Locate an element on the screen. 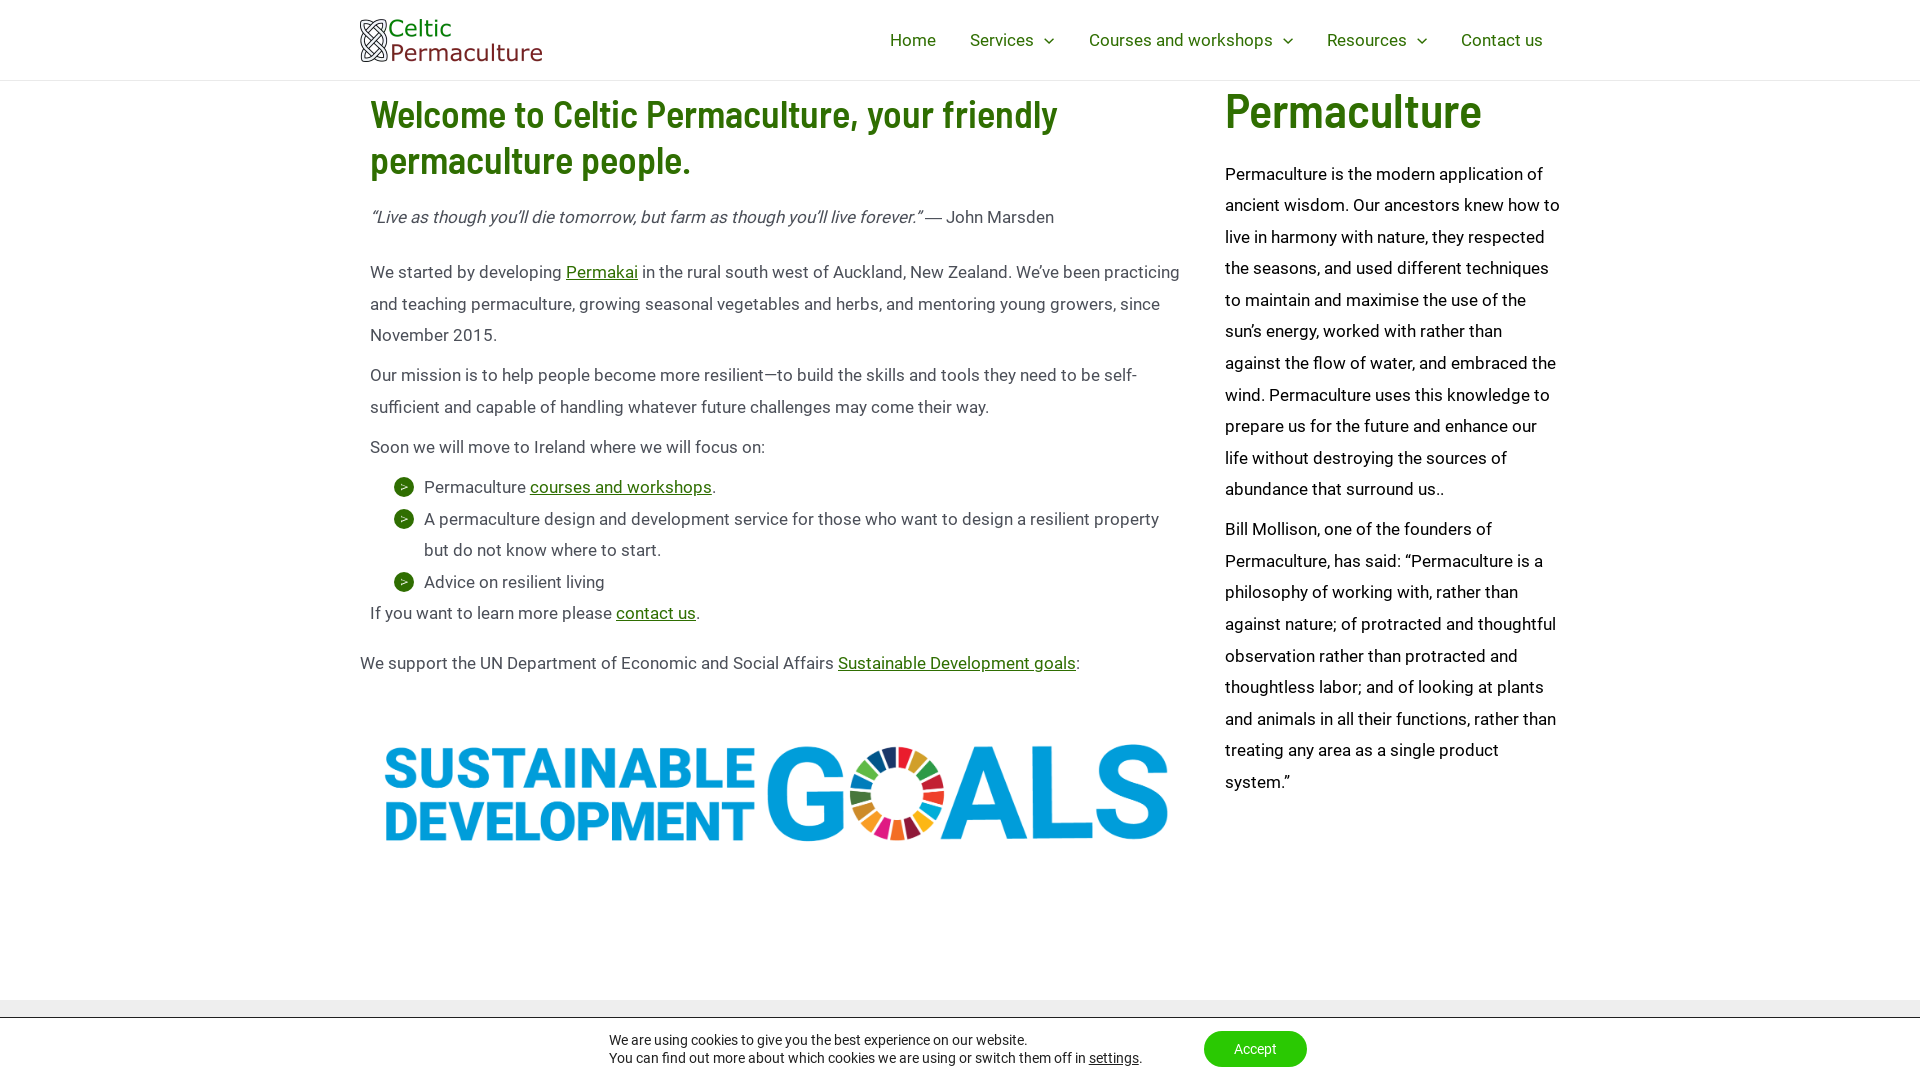 This screenshot has height=1080, width=1920. 'Resources' is located at coordinates (1376, 39).